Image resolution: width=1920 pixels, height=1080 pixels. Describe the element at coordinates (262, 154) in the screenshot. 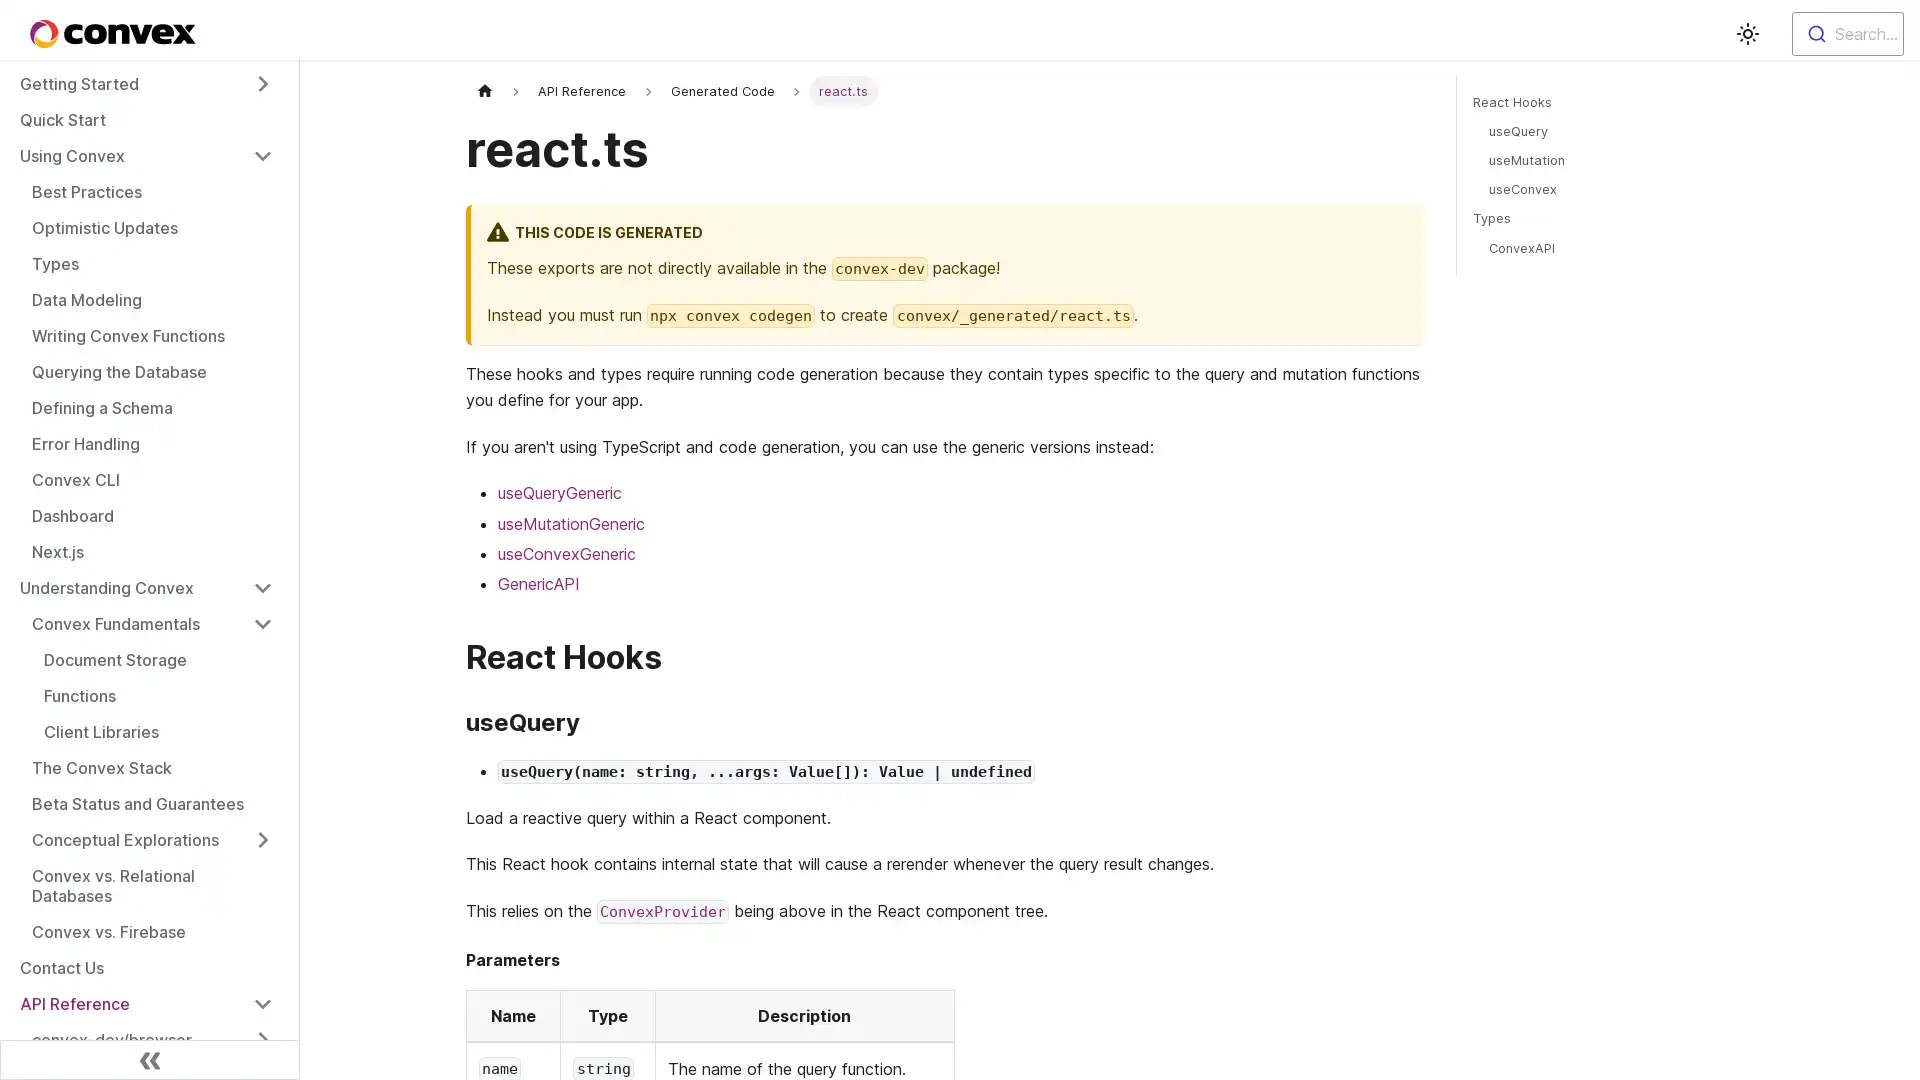

I see `Toggle the collapsible sidebar category 'Using Convex'` at that location.